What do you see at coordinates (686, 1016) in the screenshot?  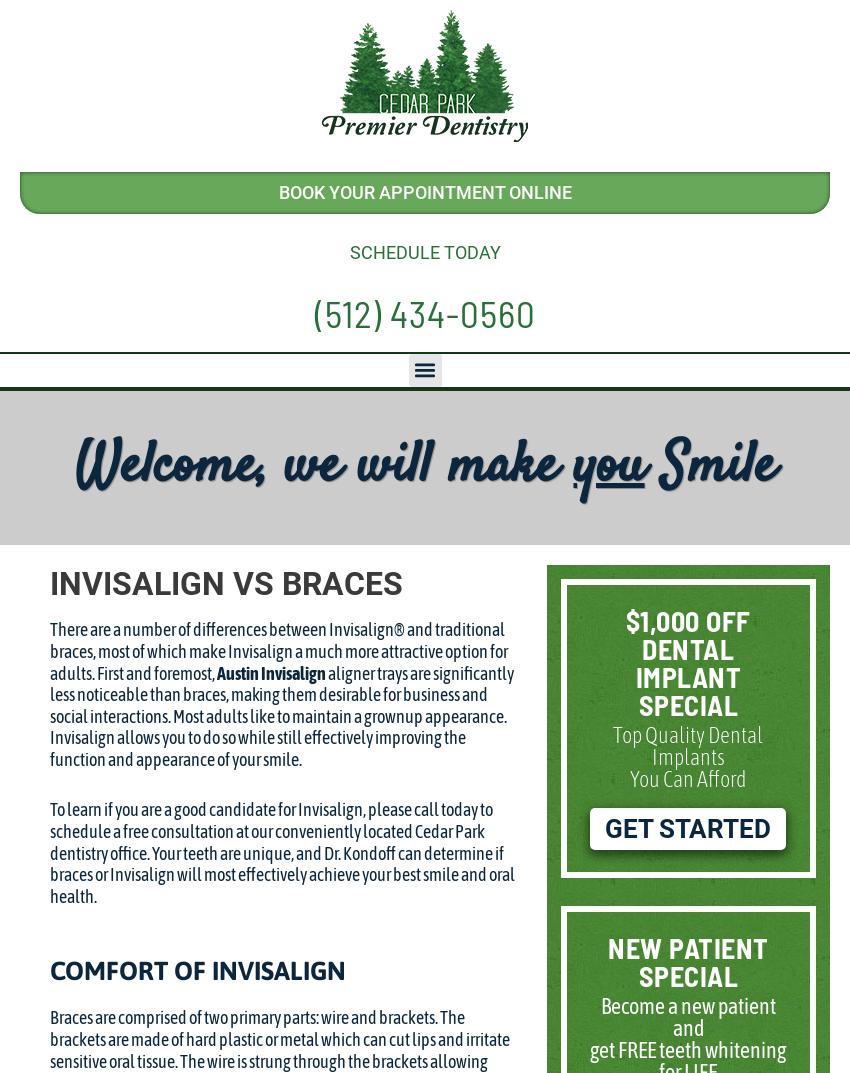 I see `'Become a new patient and'` at bounding box center [686, 1016].